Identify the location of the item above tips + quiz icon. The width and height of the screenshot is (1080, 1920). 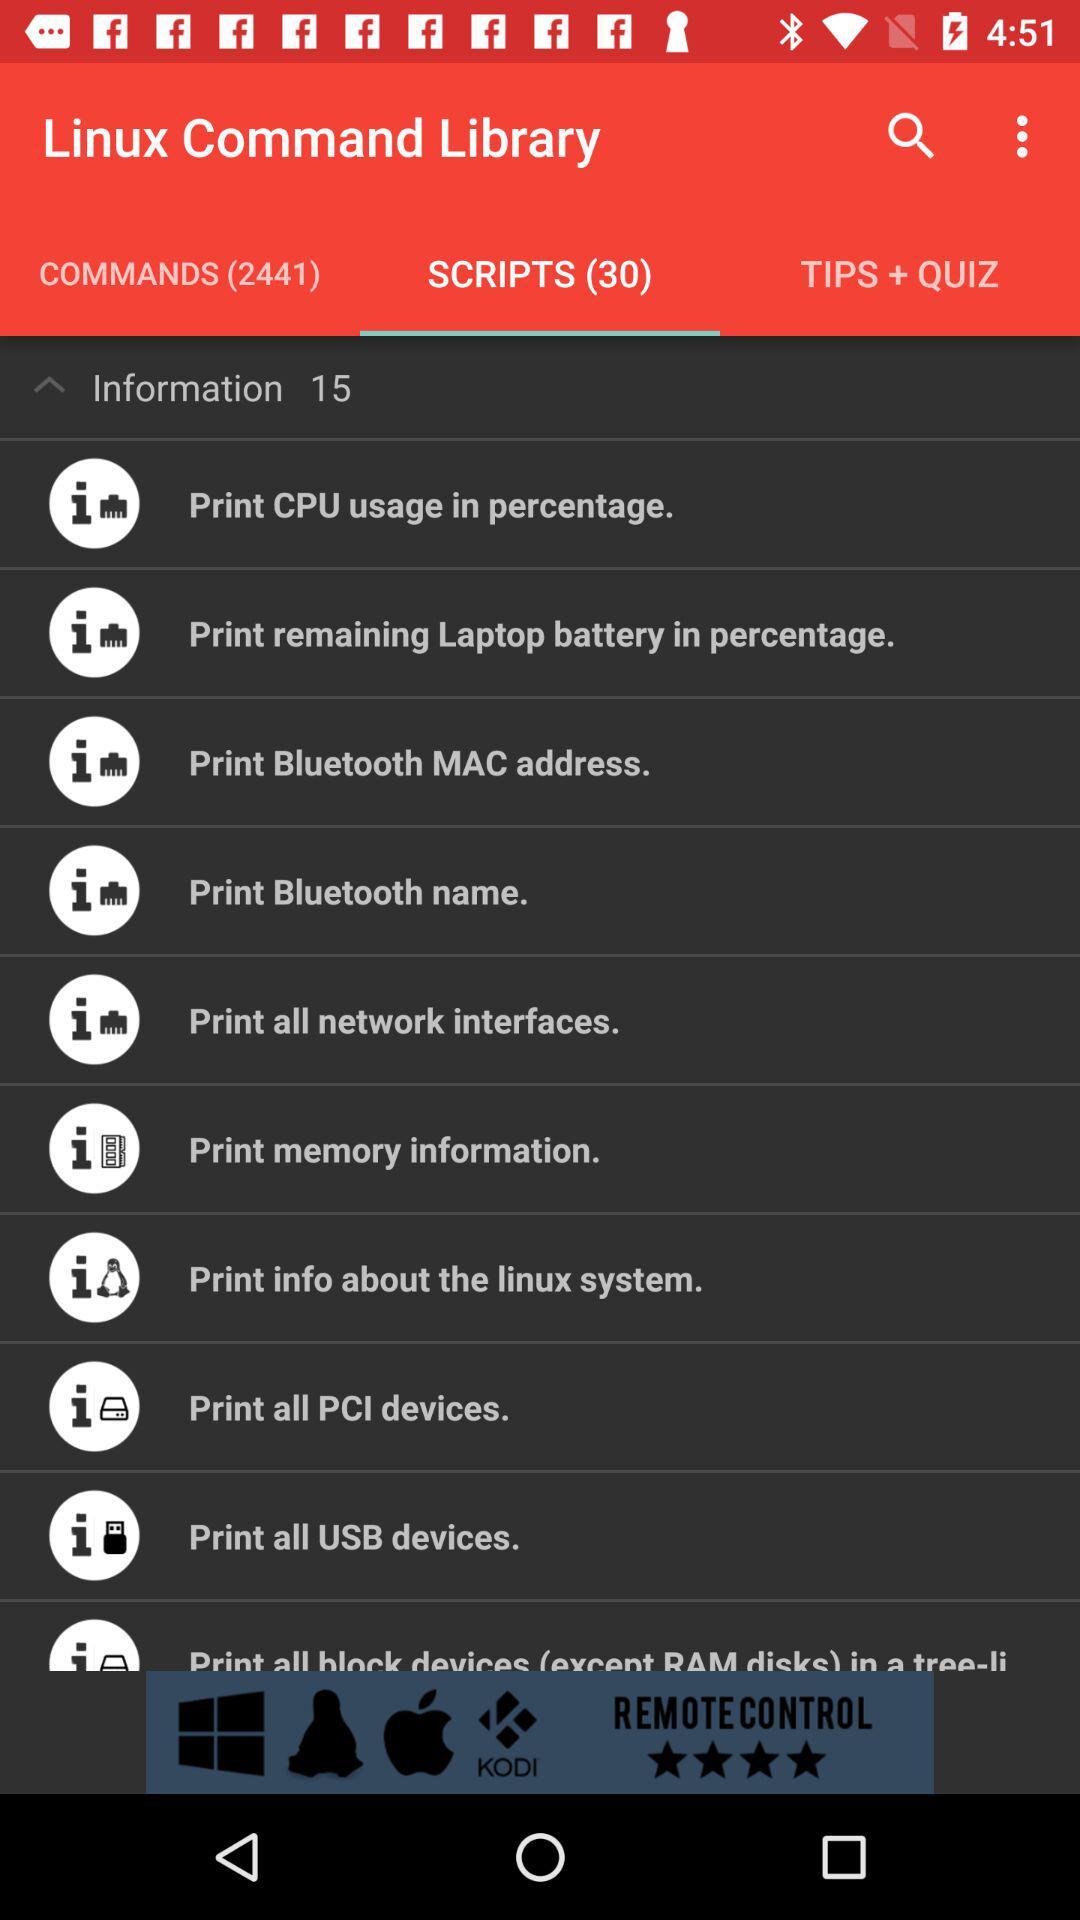
(1027, 135).